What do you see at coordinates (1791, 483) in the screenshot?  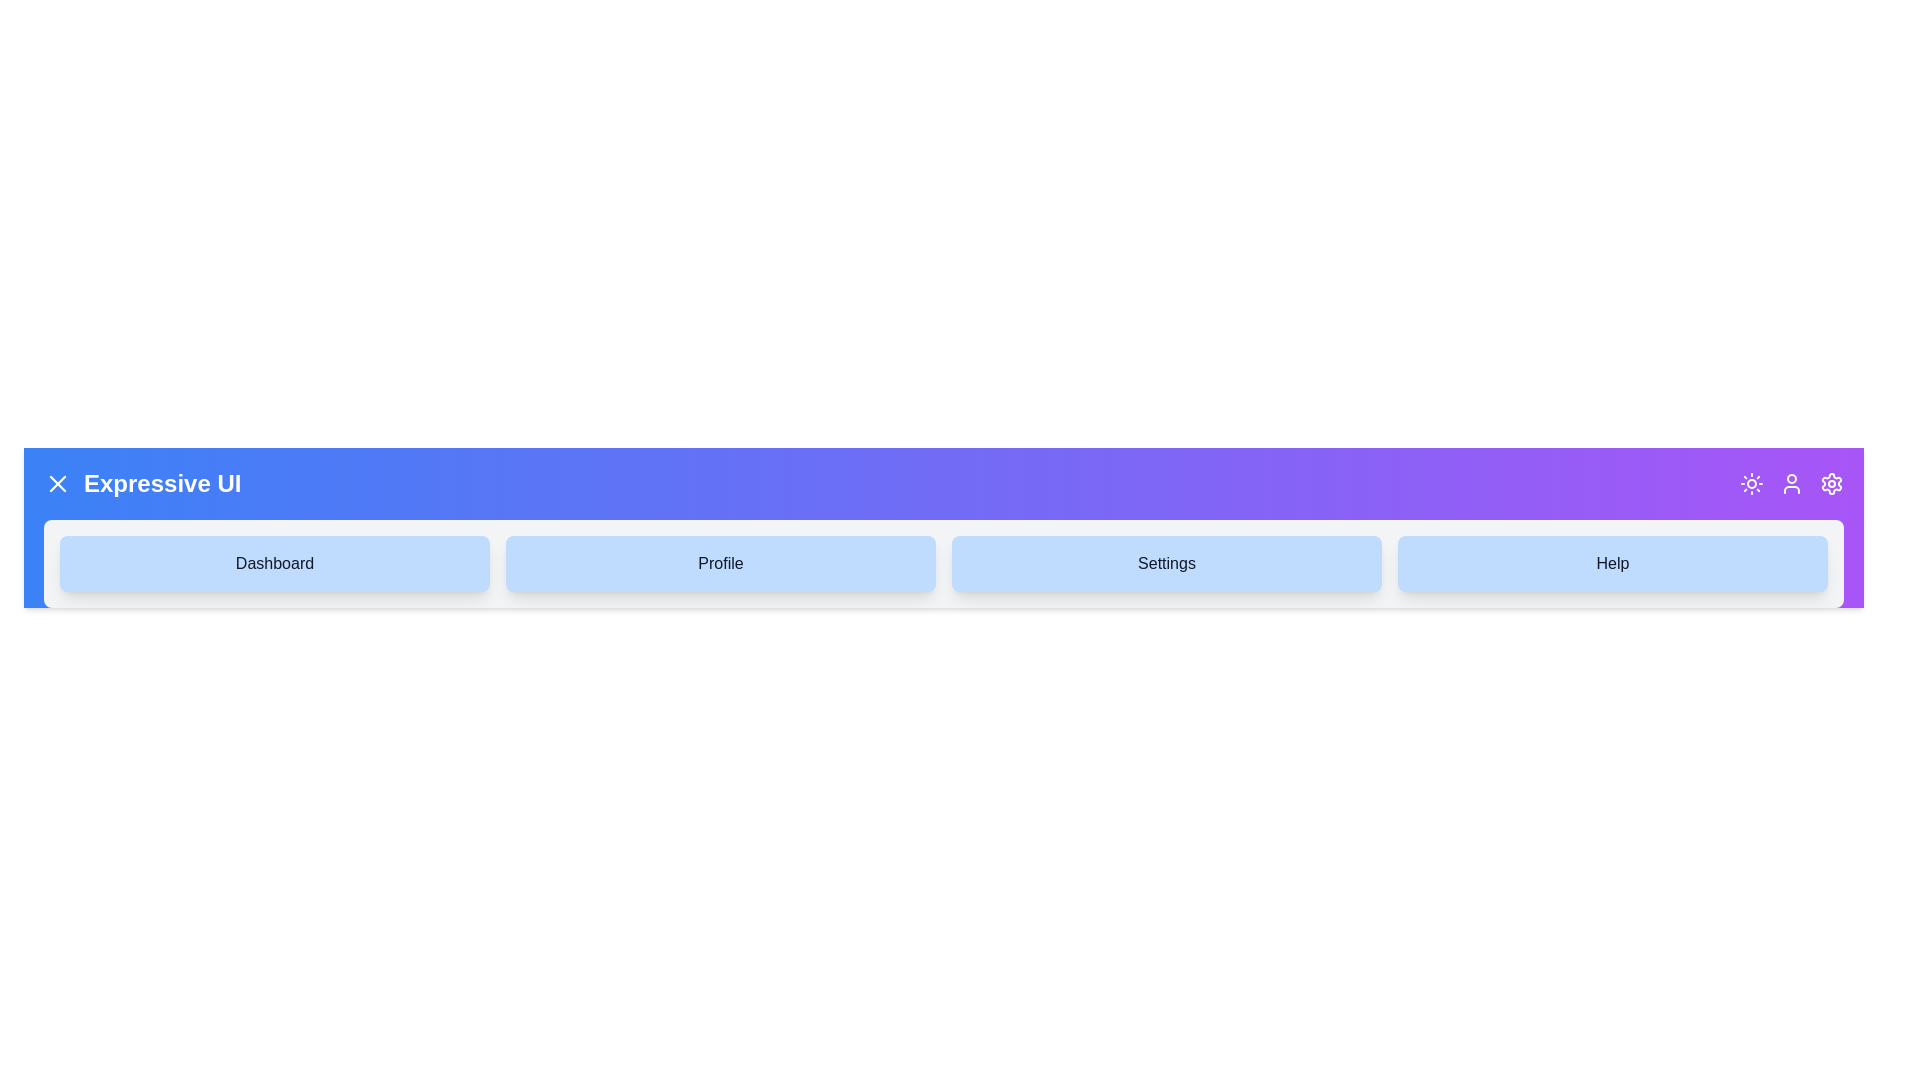 I see `the User button in the top right corner of the app bar` at bounding box center [1791, 483].